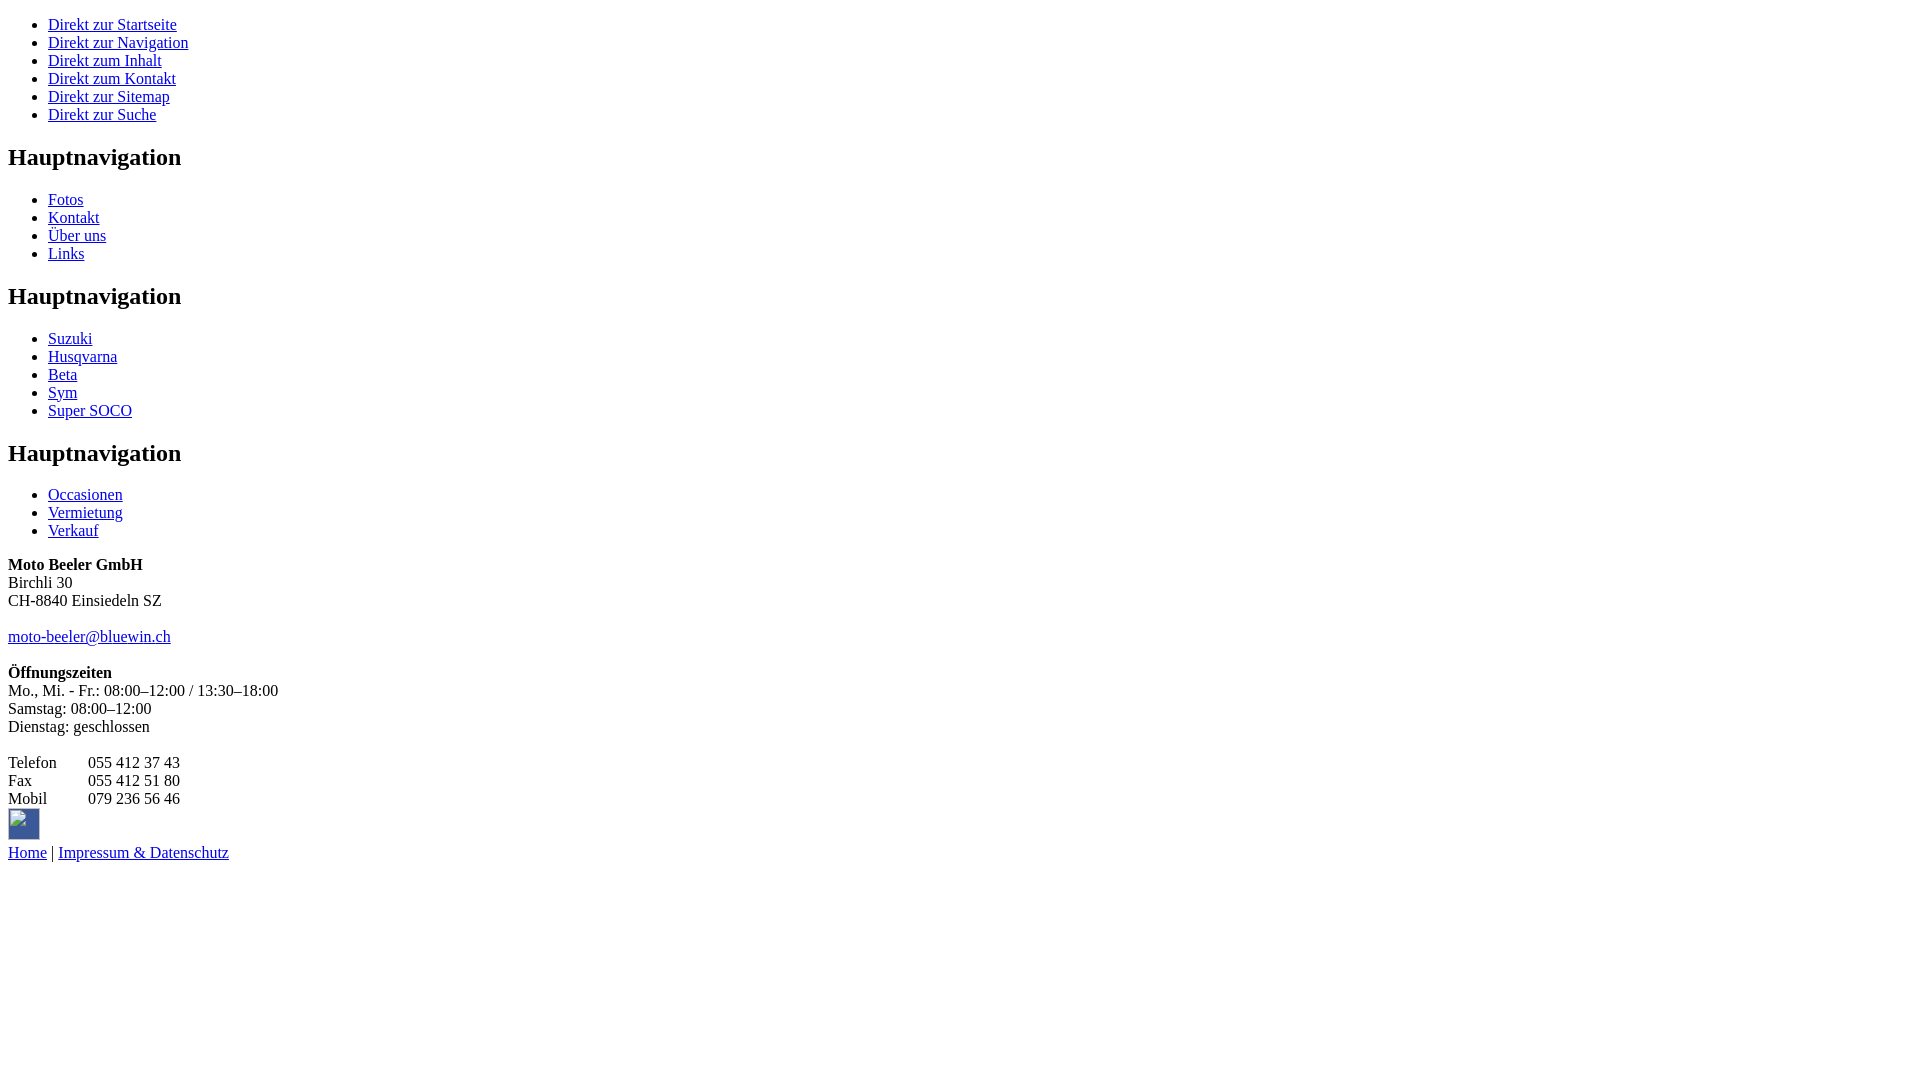  What do you see at coordinates (48, 529) in the screenshot?
I see `'Verkauf'` at bounding box center [48, 529].